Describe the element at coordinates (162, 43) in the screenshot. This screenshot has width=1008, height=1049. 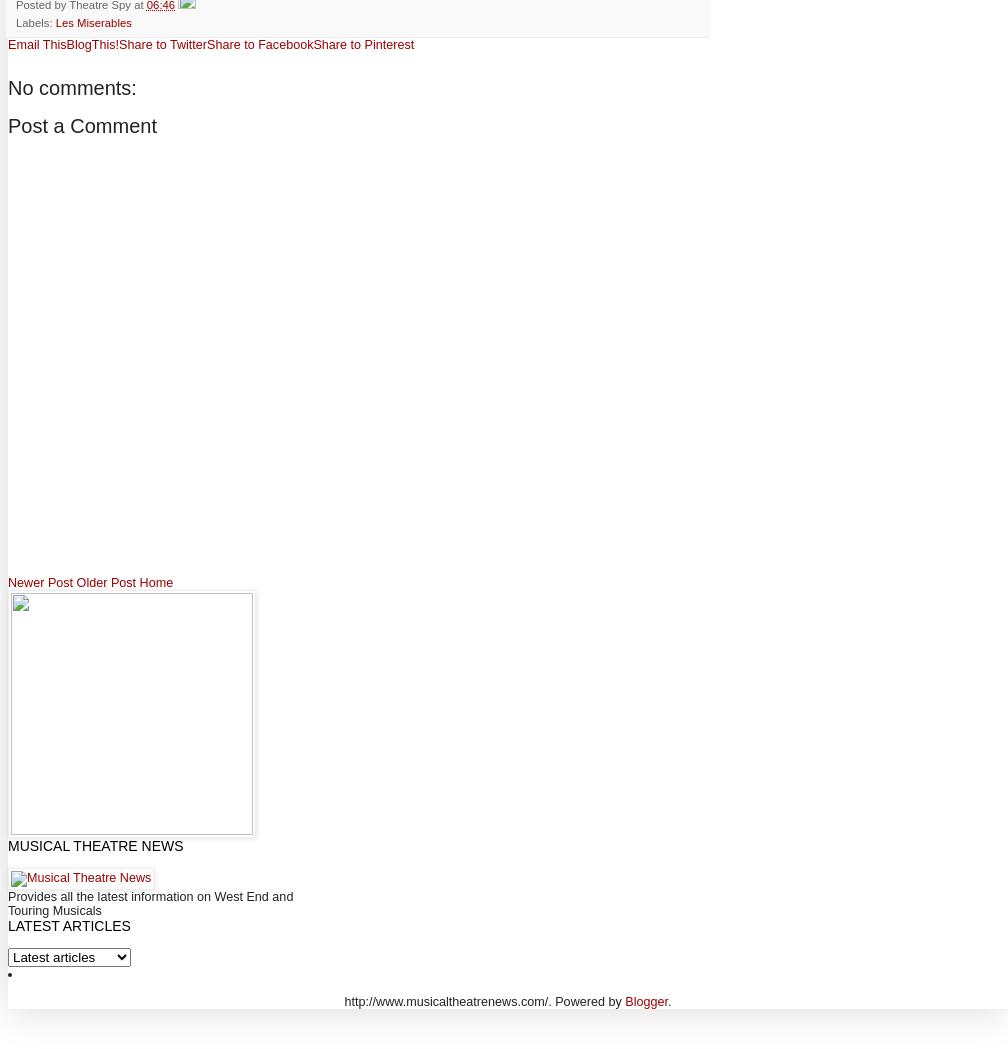
I see `'Share to Twitter'` at that location.